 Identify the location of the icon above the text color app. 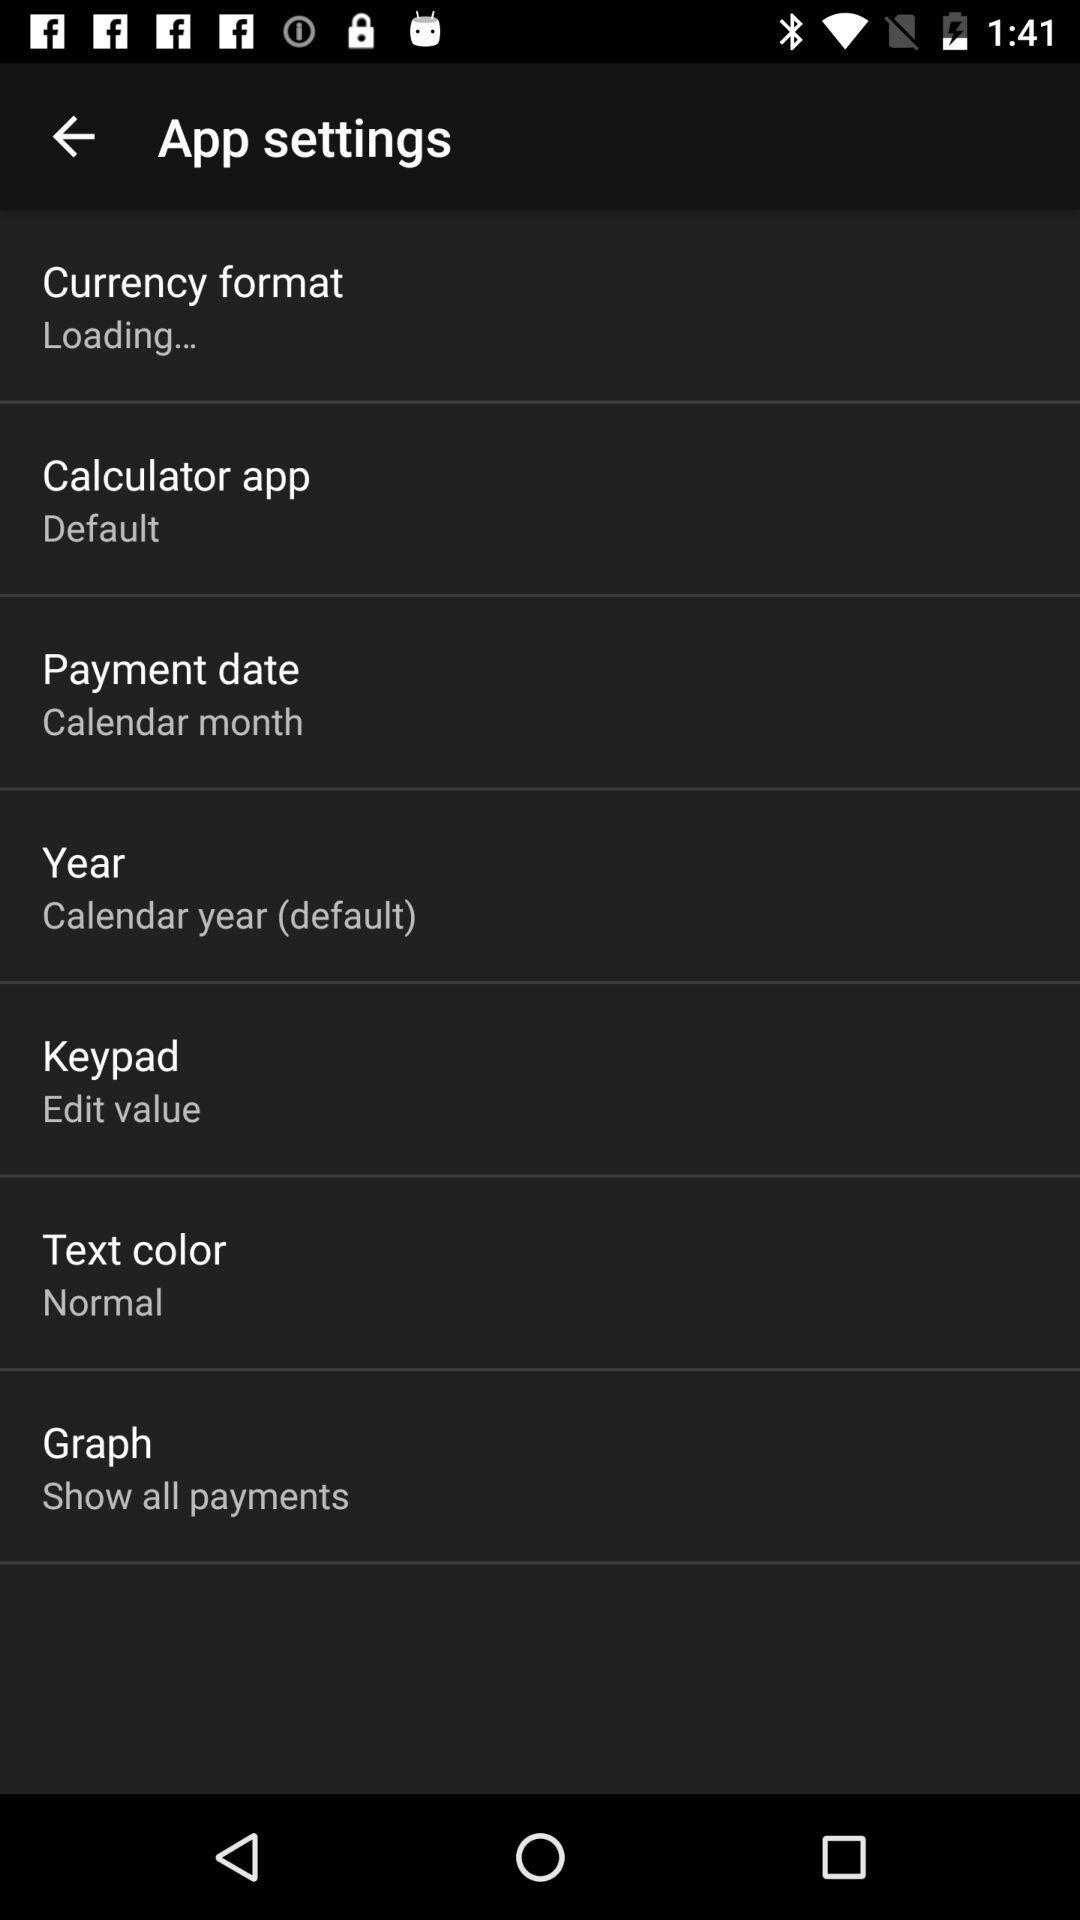
(121, 1106).